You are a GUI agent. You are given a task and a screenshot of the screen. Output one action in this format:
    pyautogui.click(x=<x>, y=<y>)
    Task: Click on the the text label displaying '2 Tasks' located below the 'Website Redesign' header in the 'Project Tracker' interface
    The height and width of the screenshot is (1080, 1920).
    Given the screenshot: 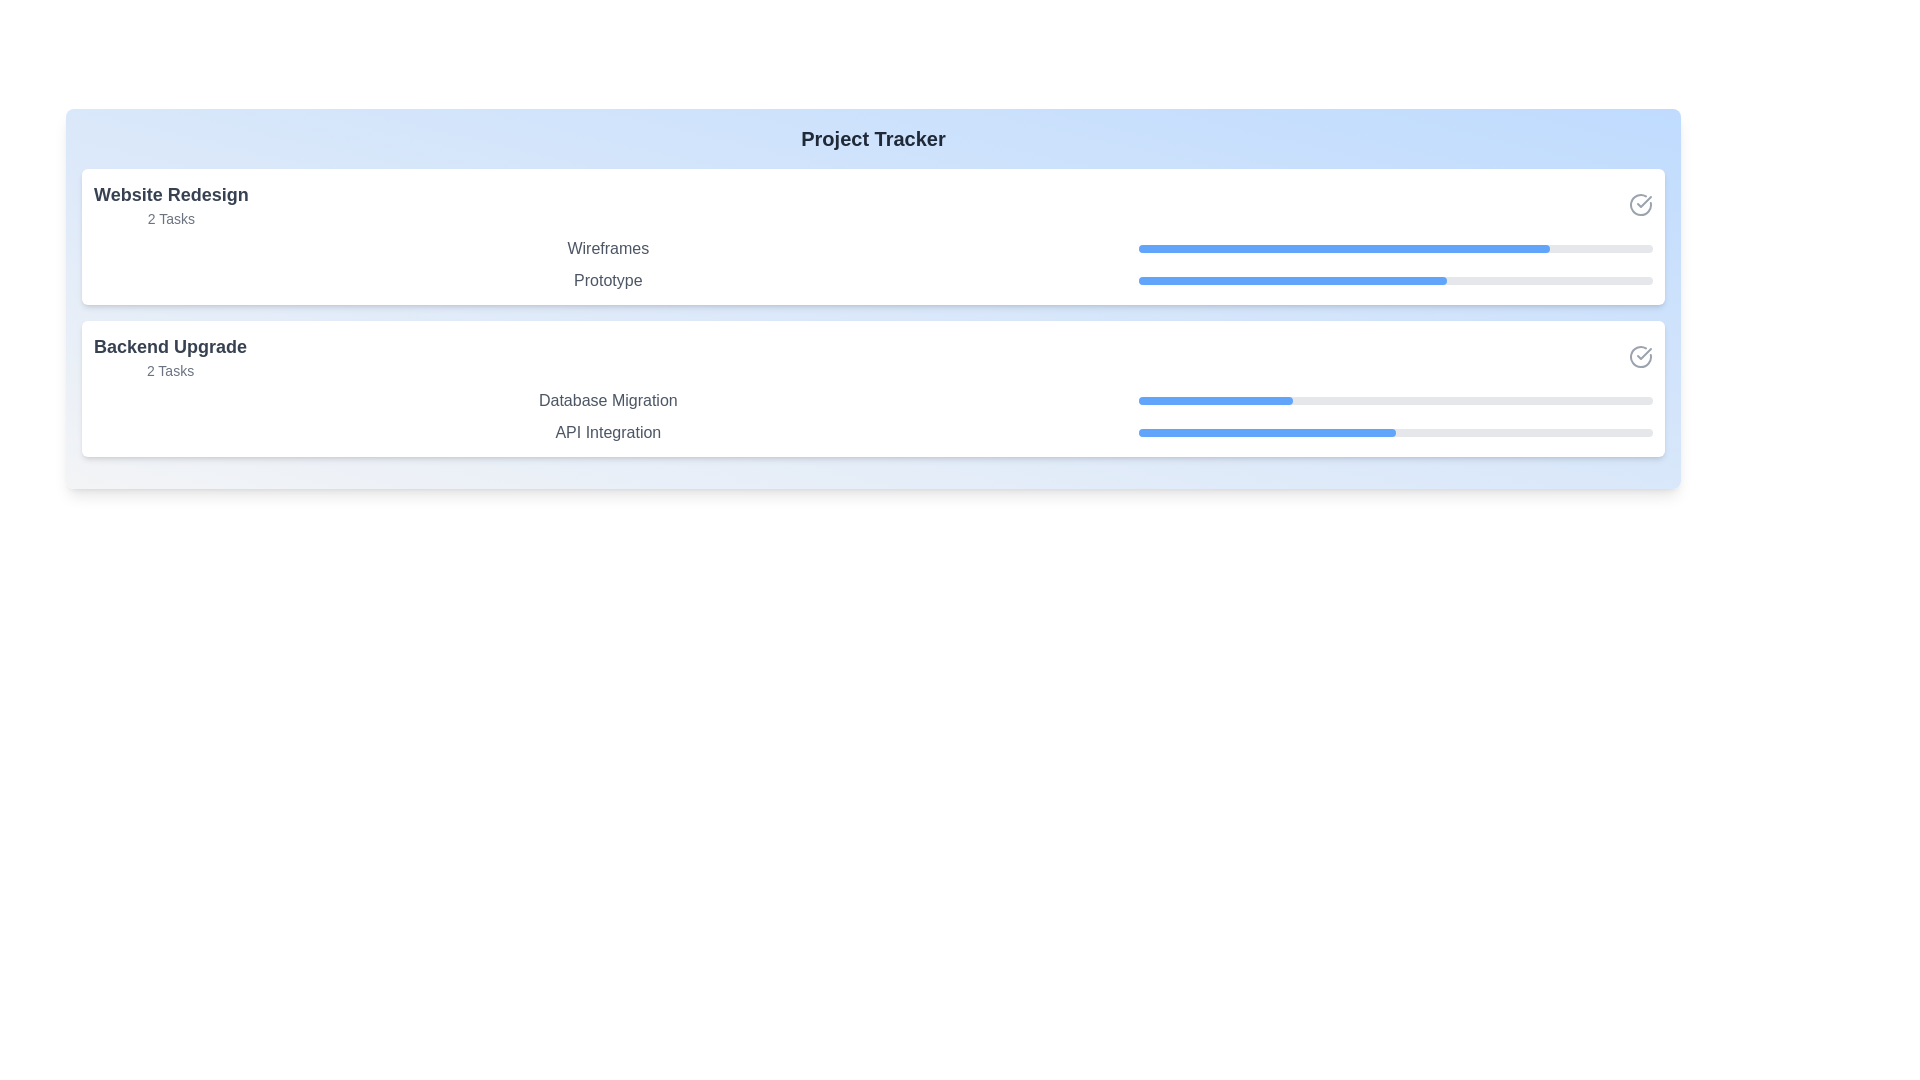 What is the action you would take?
    pyautogui.click(x=171, y=219)
    